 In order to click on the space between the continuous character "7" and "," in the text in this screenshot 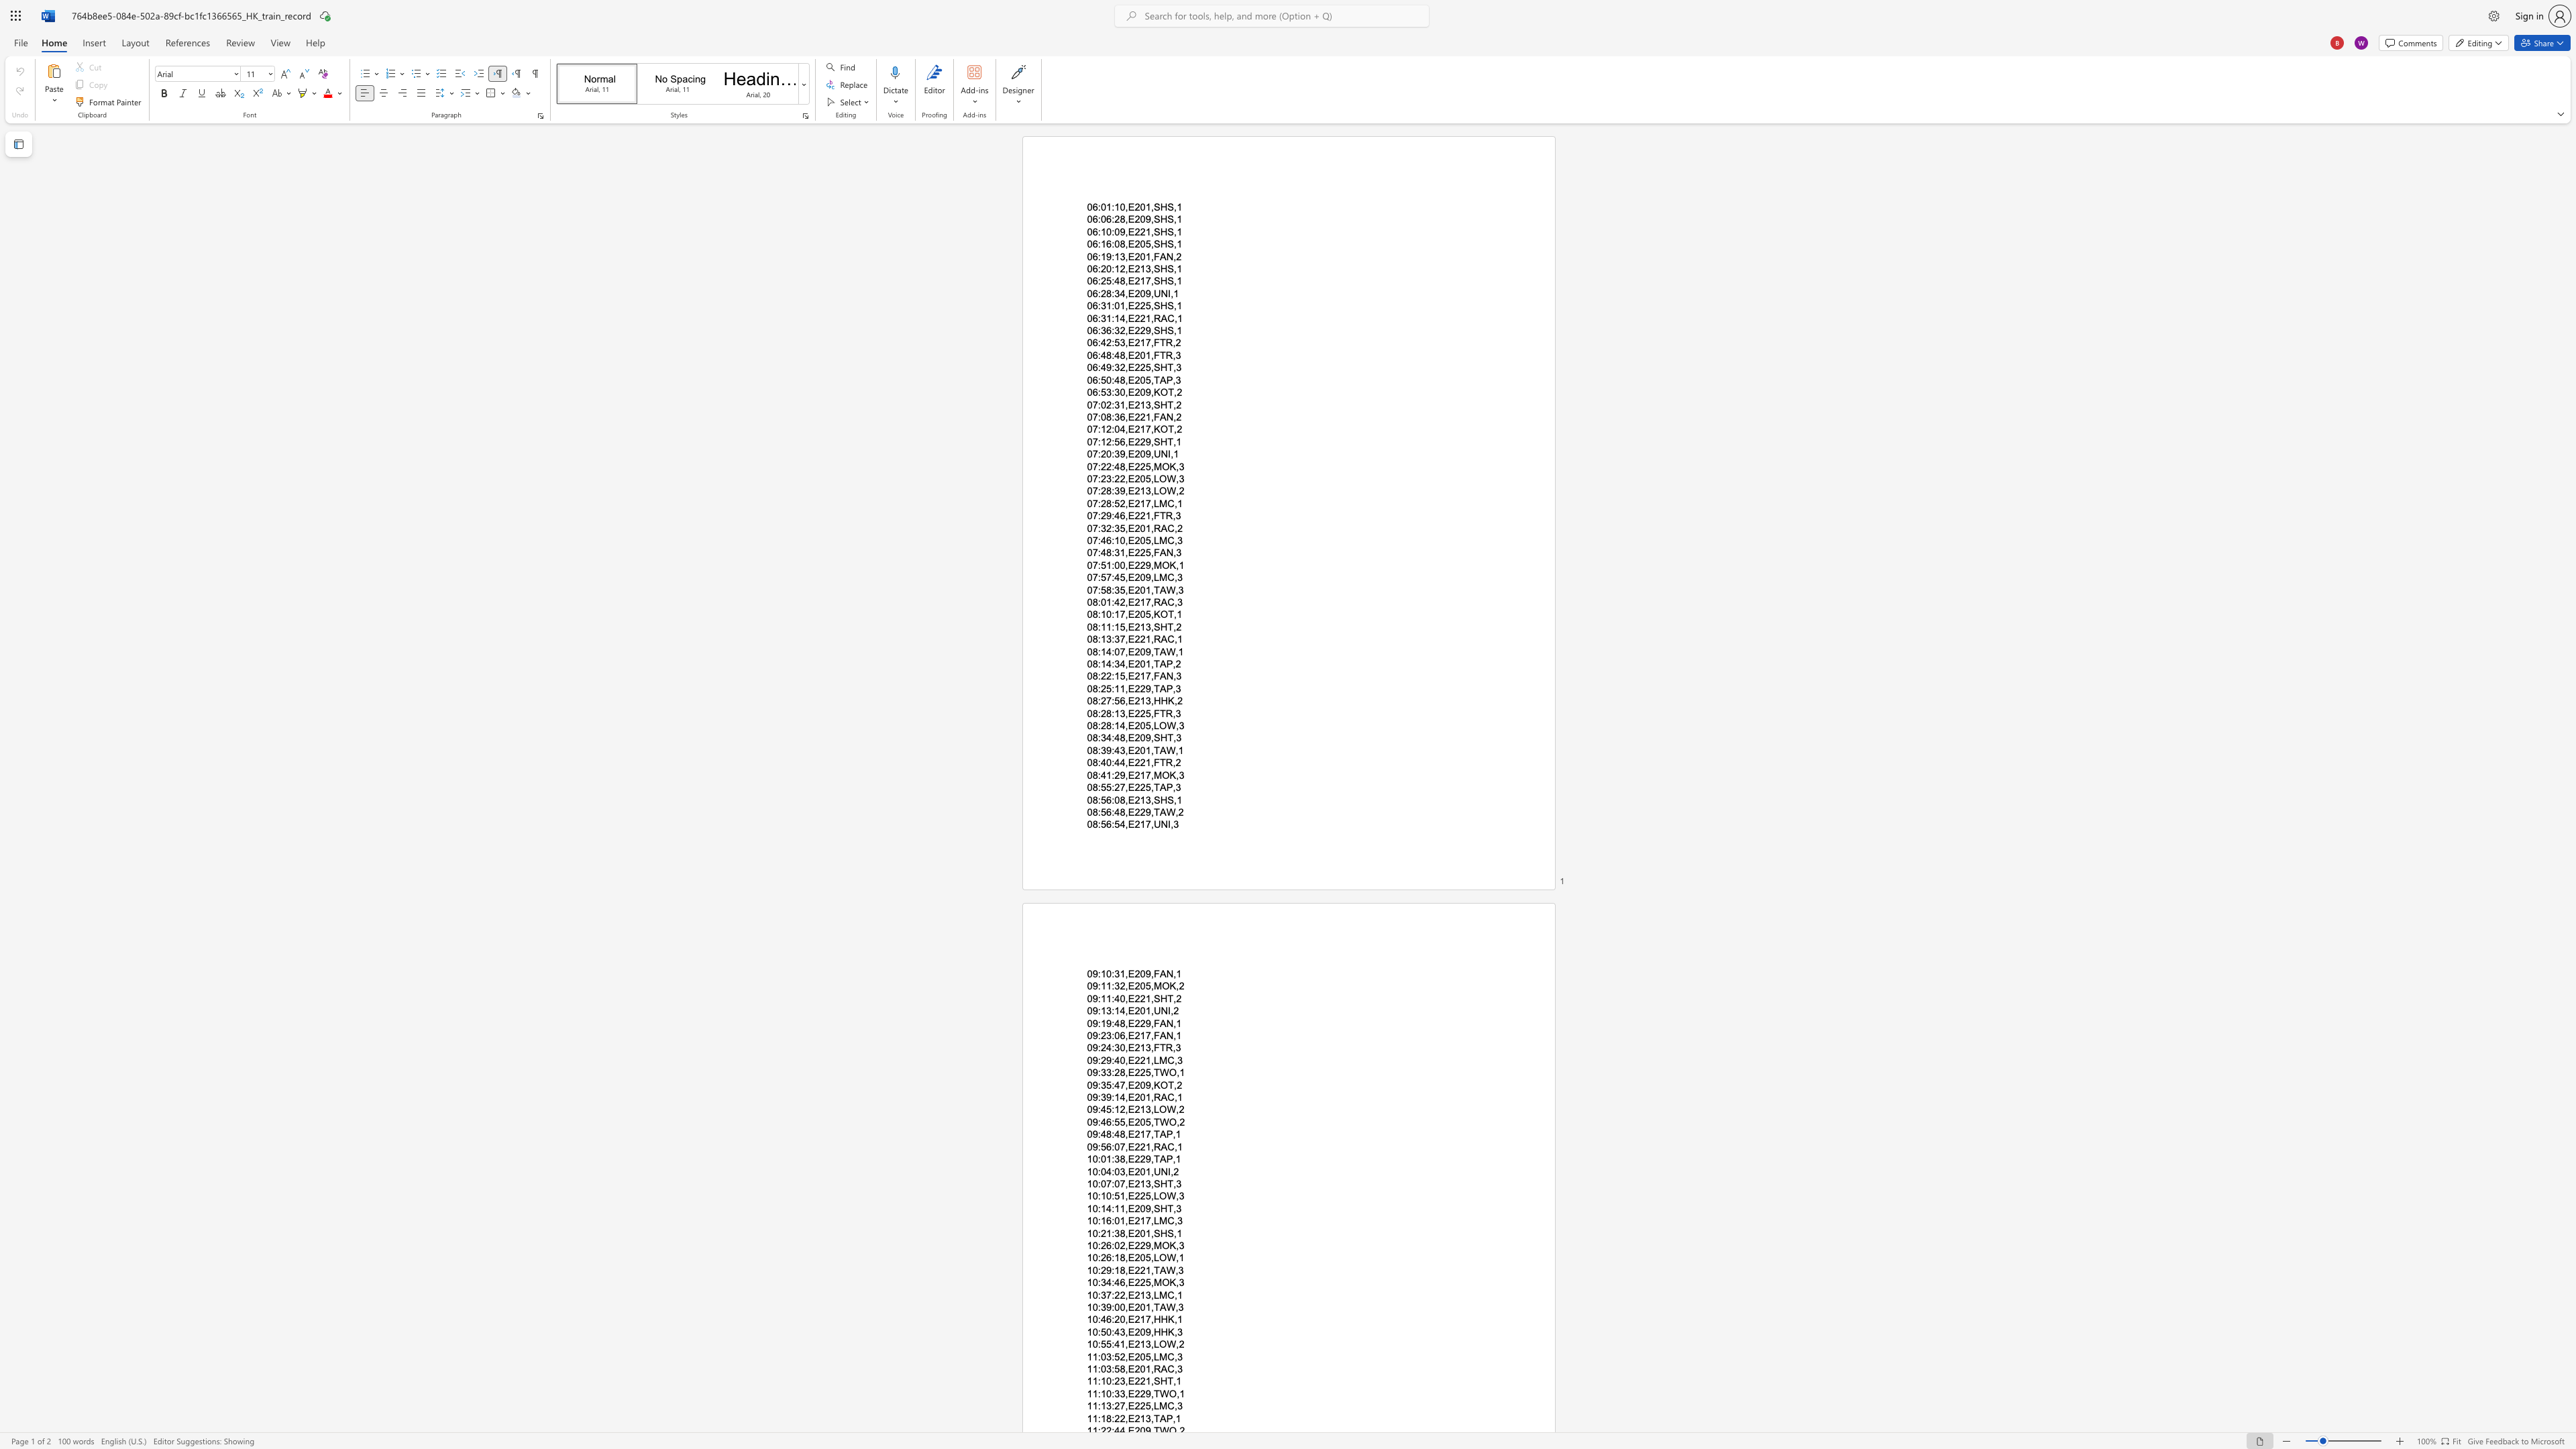, I will do `click(1149, 1133)`.